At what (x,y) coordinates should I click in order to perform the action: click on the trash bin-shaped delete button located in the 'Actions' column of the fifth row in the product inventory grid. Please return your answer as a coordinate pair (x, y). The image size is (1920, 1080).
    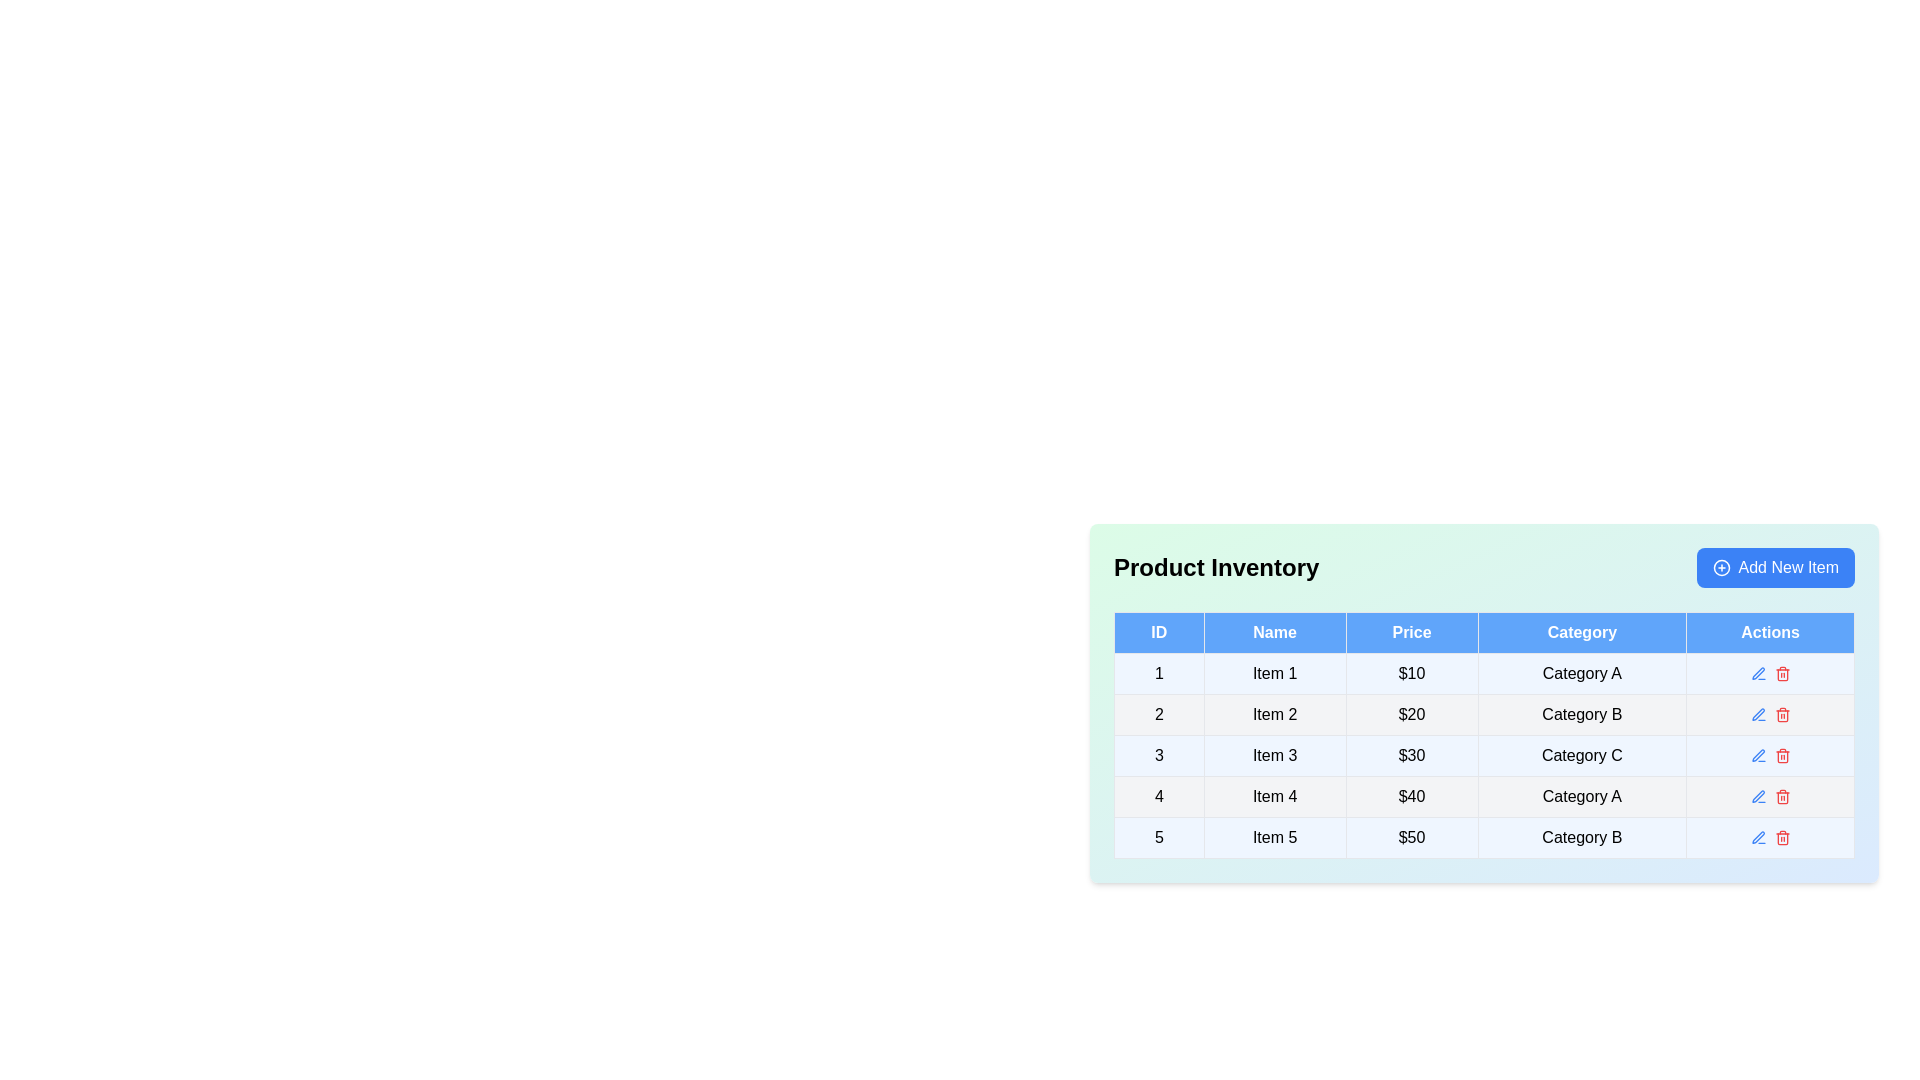
    Looking at the image, I should click on (1782, 839).